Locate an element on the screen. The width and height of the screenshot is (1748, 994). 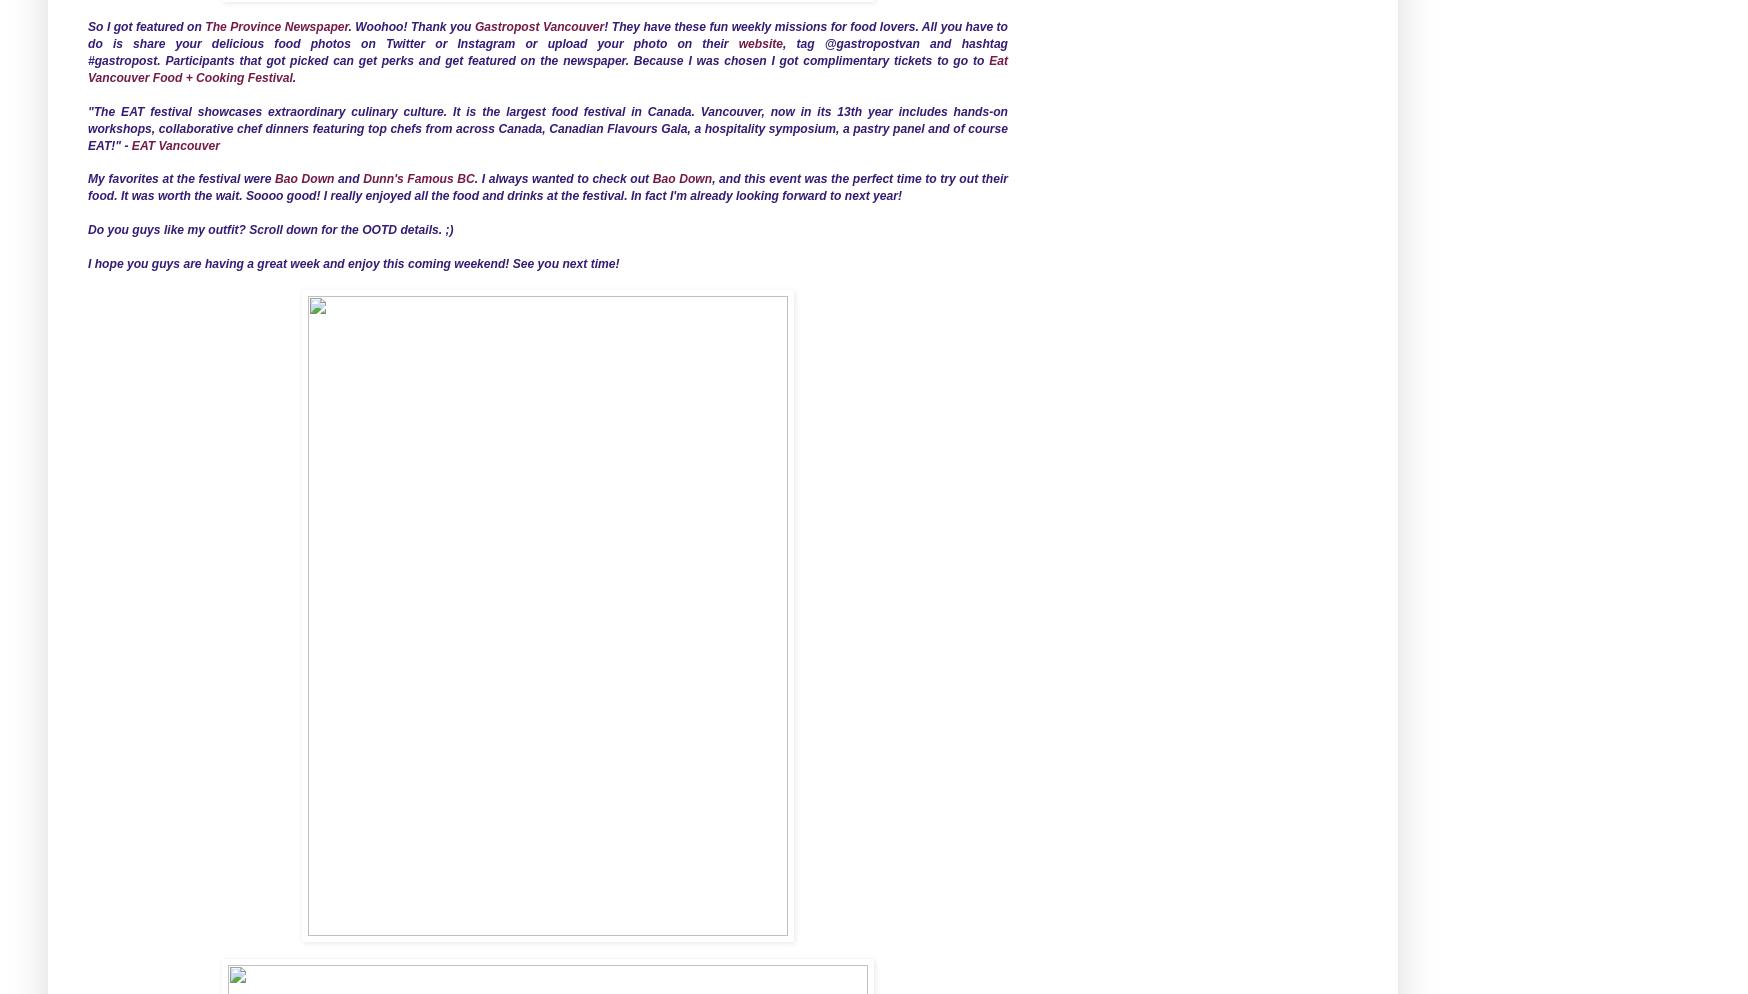
'EAT Vancouver' is located at coordinates (130, 145).